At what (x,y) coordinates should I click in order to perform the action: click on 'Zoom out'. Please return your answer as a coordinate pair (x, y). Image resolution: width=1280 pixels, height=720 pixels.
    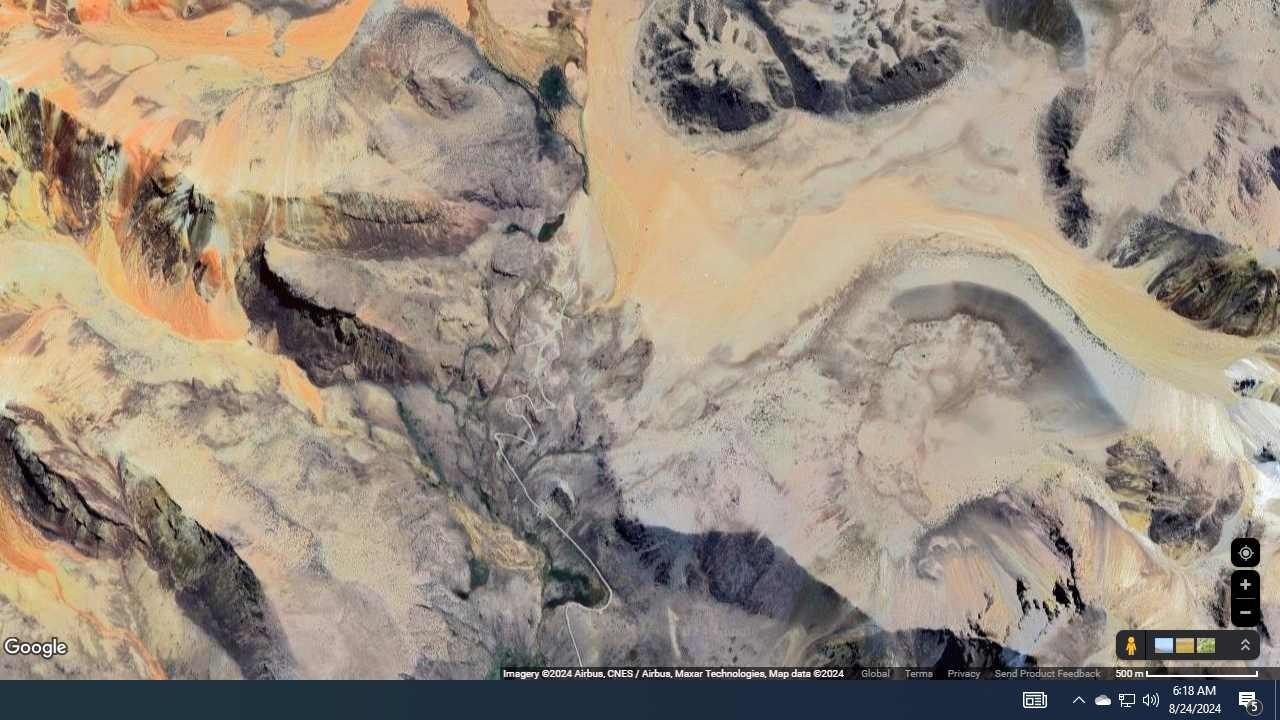
    Looking at the image, I should click on (1244, 611).